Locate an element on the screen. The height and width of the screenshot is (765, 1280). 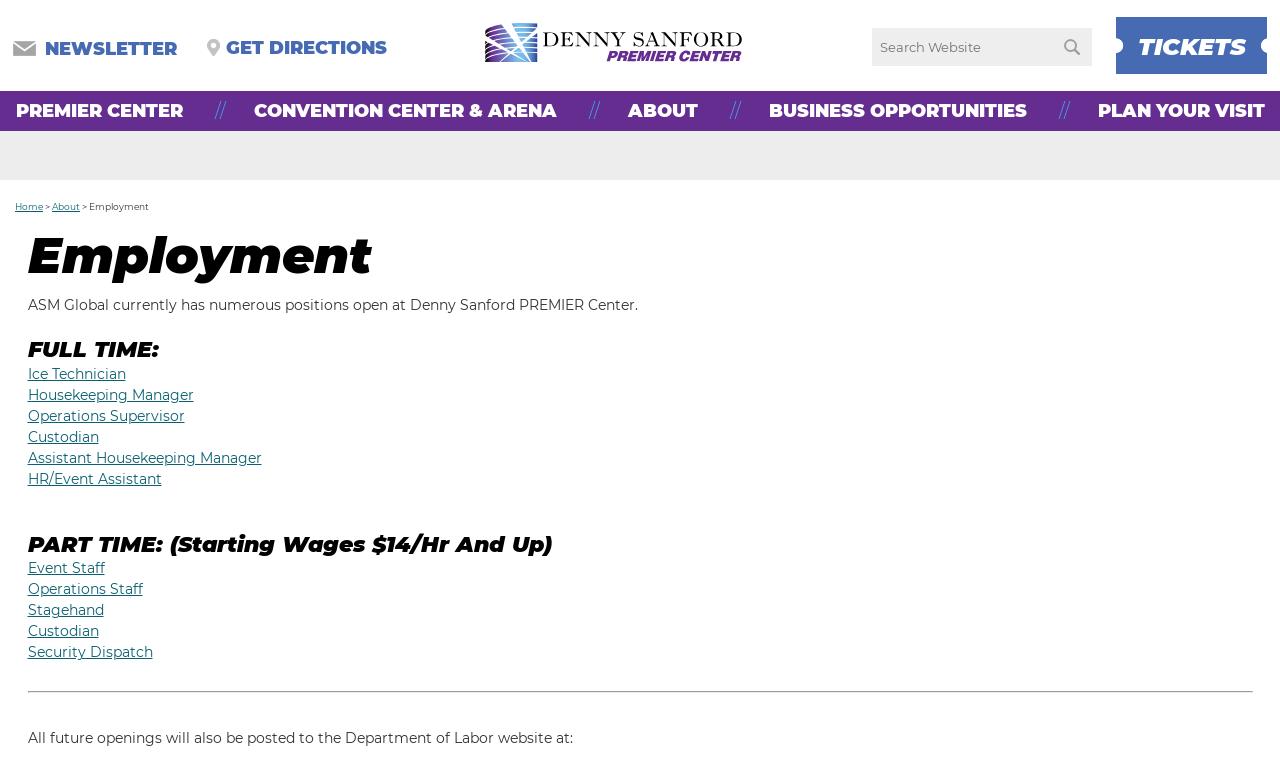
'Get Directions' is located at coordinates (225, 47).